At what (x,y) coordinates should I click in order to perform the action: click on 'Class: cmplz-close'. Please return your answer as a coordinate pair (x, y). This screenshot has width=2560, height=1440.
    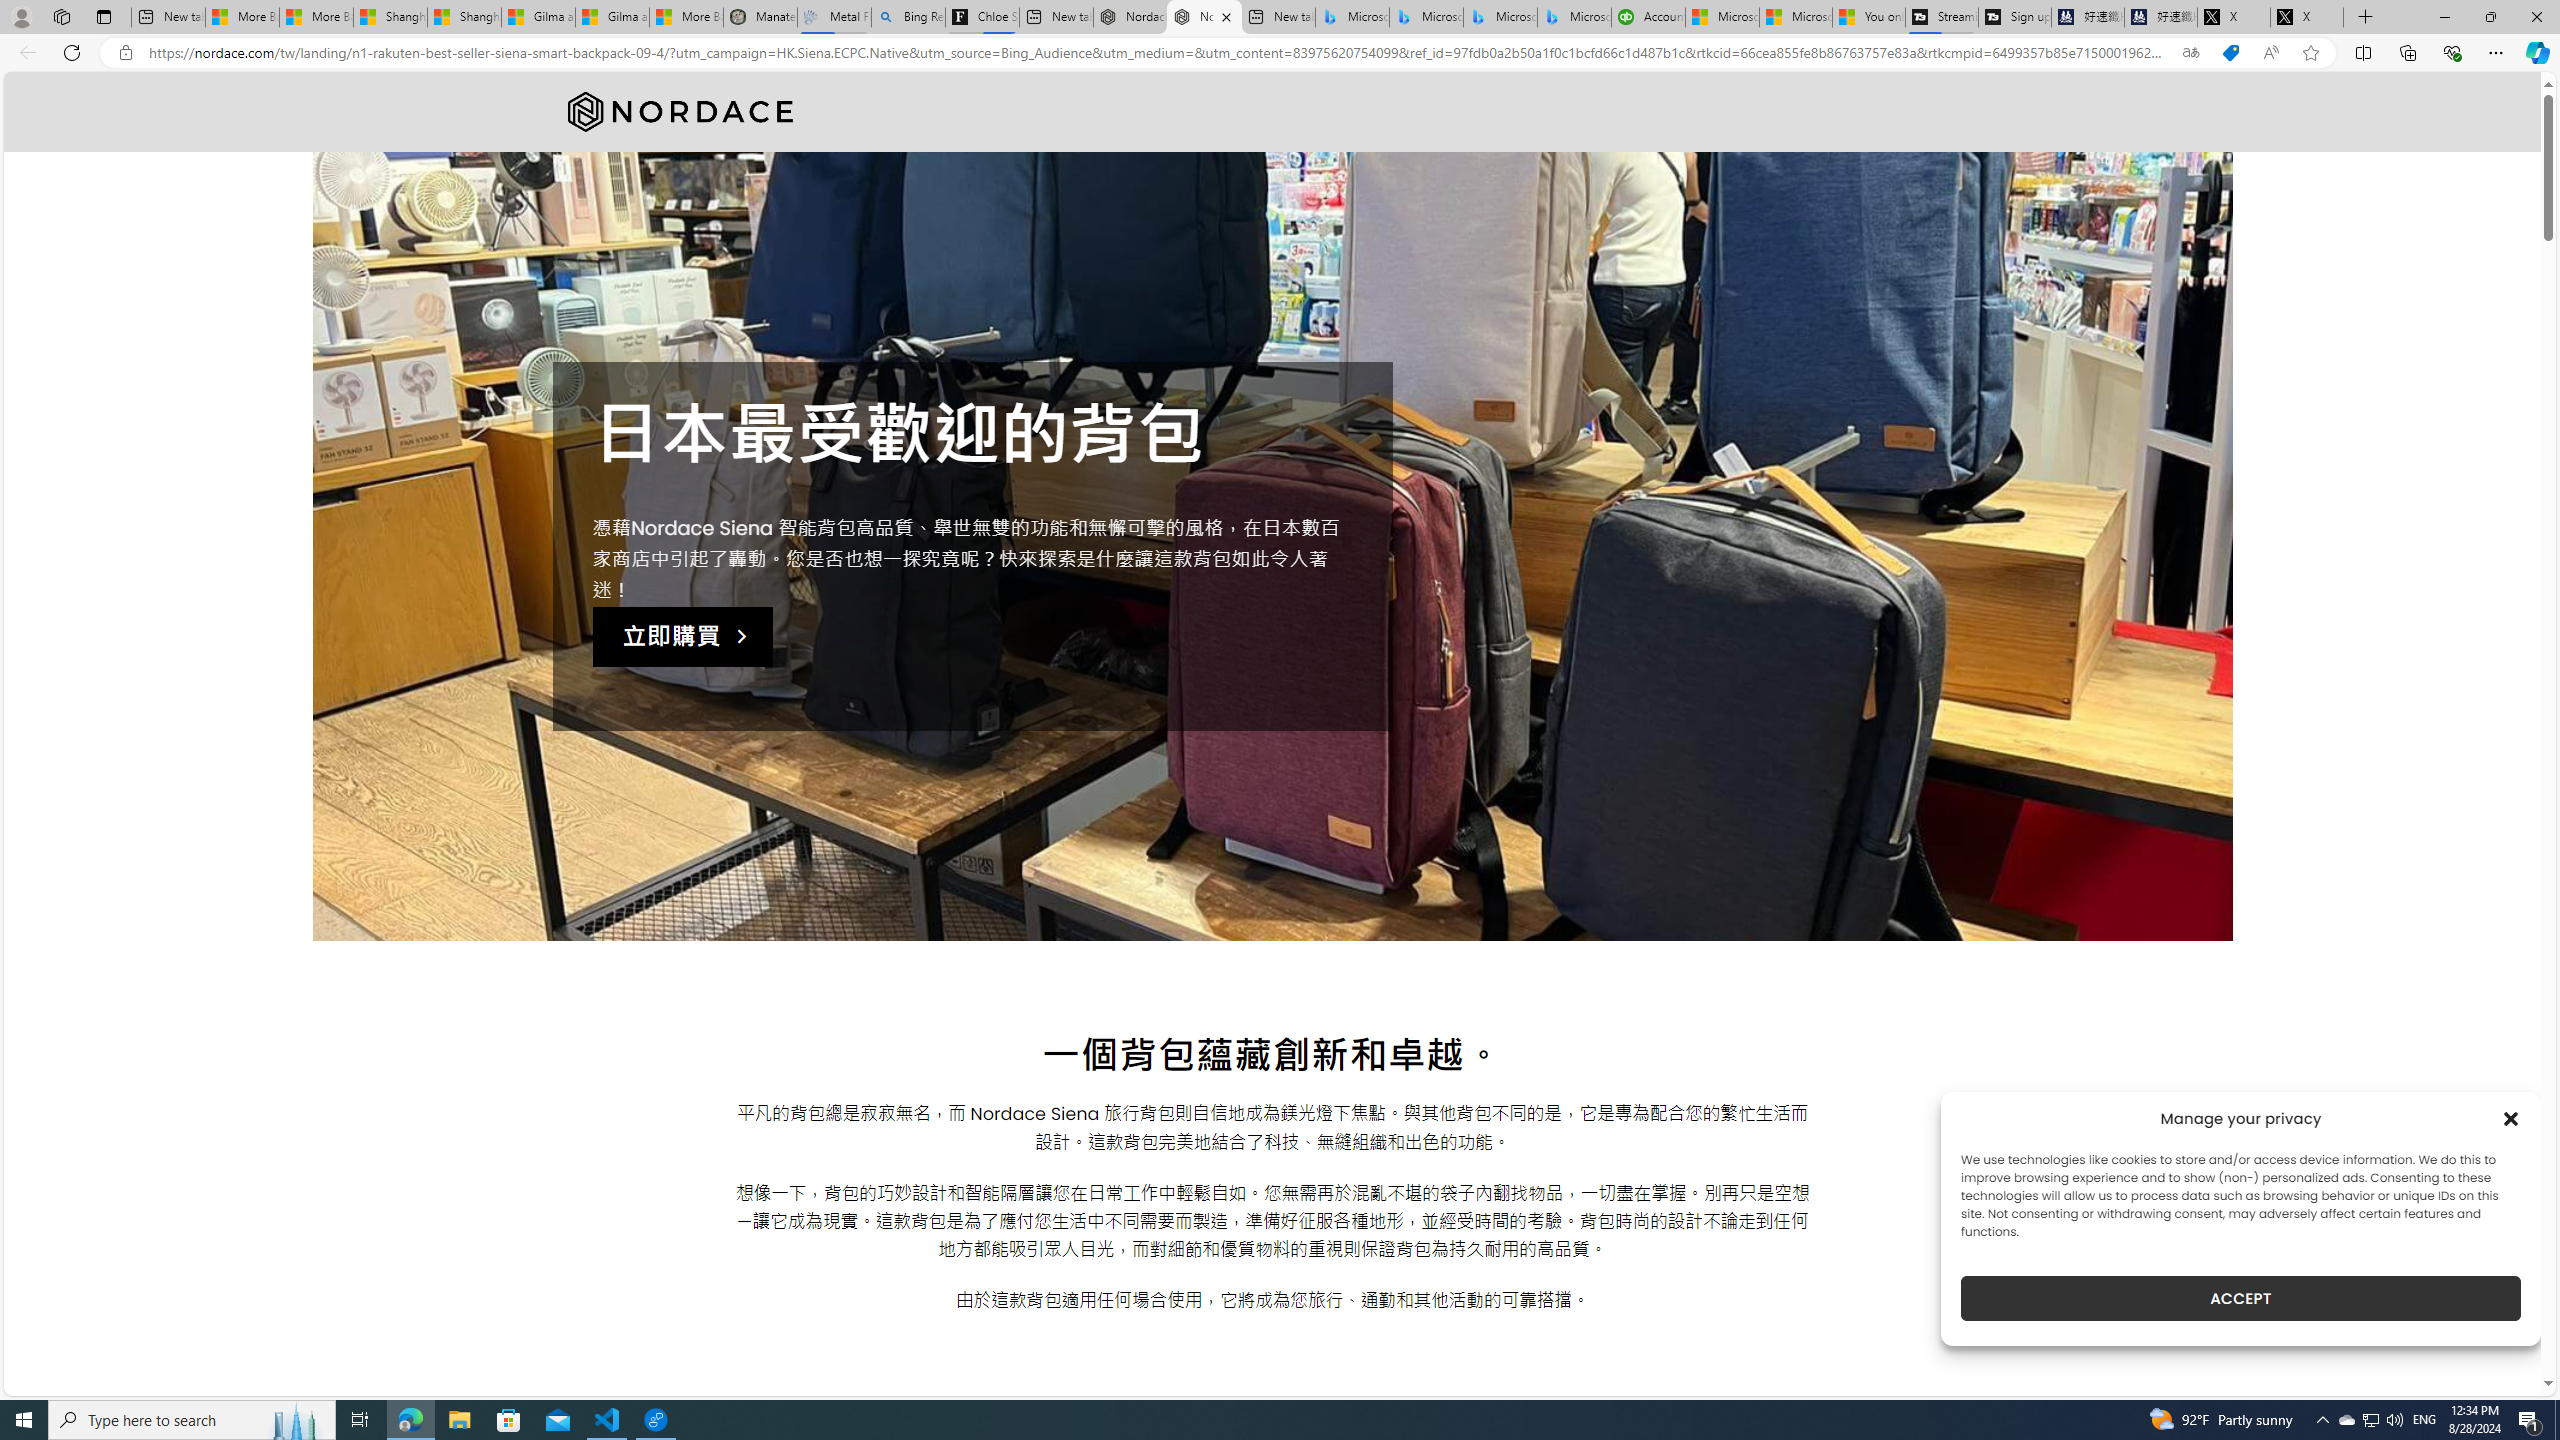
    Looking at the image, I should click on (2511, 1118).